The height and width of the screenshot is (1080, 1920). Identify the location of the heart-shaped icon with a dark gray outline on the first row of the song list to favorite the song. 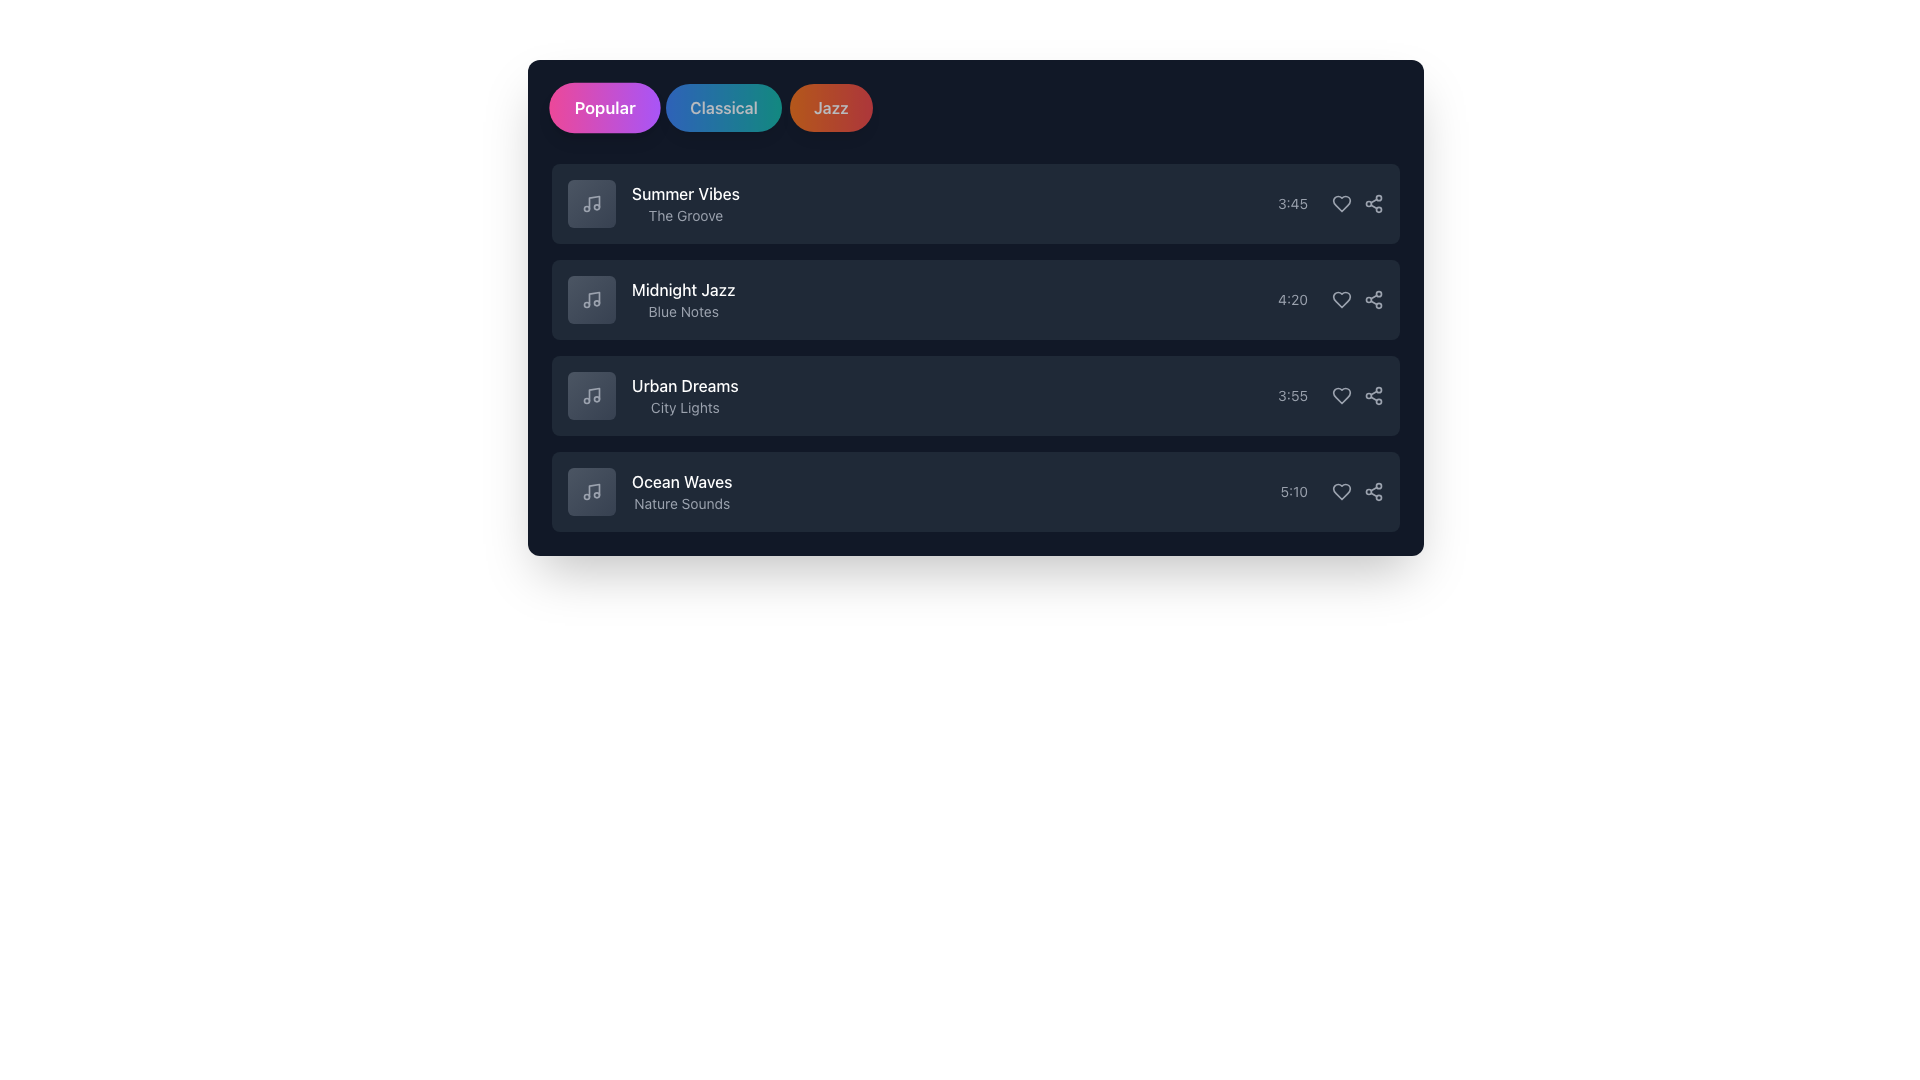
(1342, 204).